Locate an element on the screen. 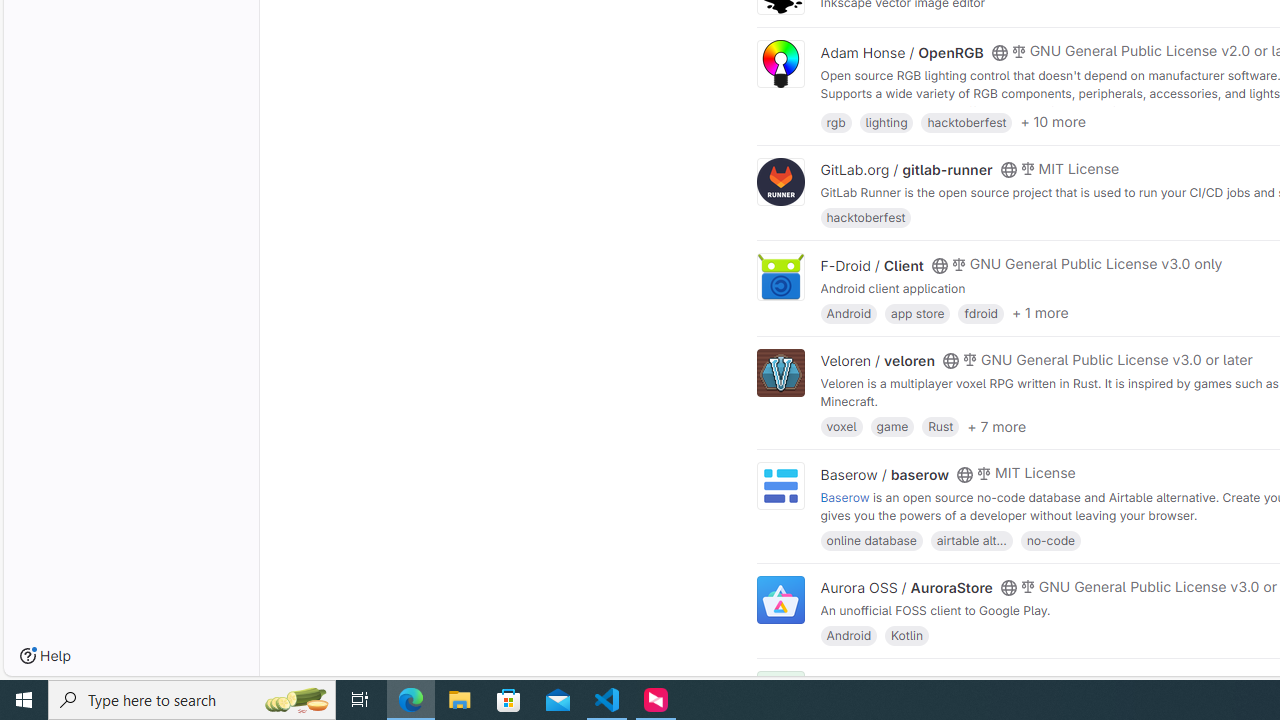 The image size is (1280, 720). 'Veloren / veloren' is located at coordinates (878, 361).